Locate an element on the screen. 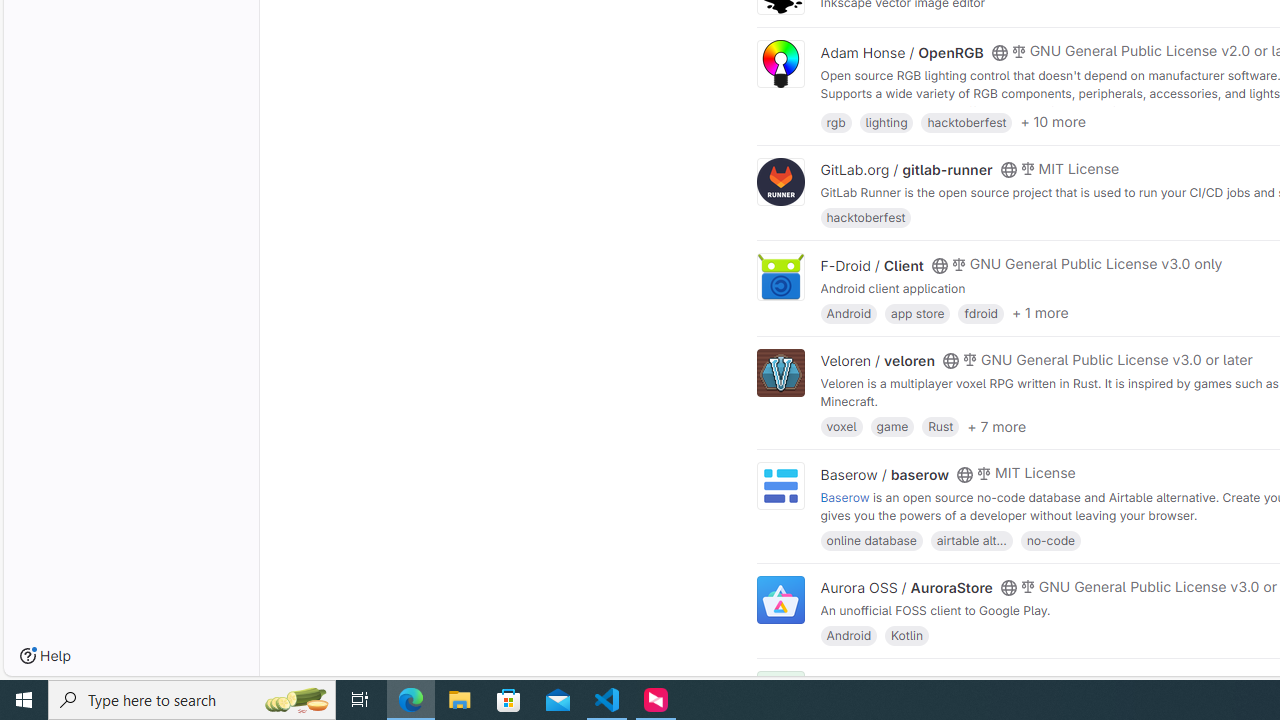 The image size is (1280, 720). 'Veloren / veloren' is located at coordinates (878, 361).